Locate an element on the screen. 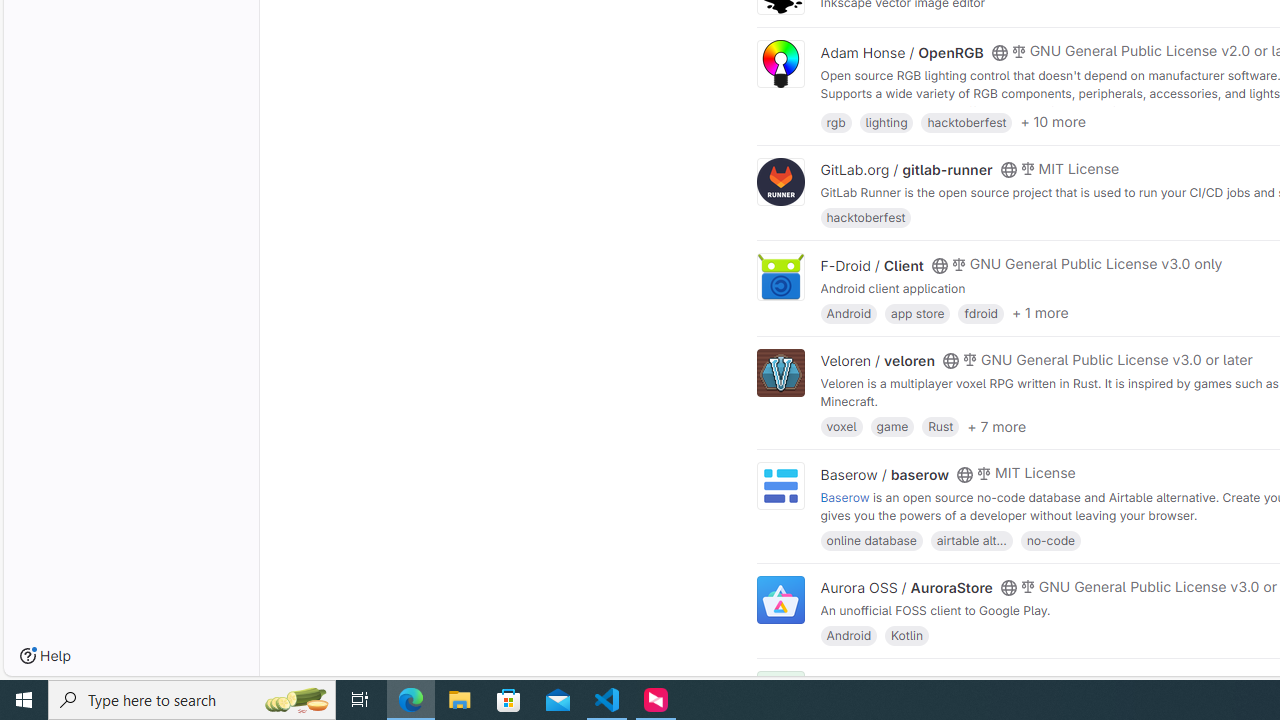 The image size is (1280, 720). 'Veloren / veloren' is located at coordinates (878, 361).